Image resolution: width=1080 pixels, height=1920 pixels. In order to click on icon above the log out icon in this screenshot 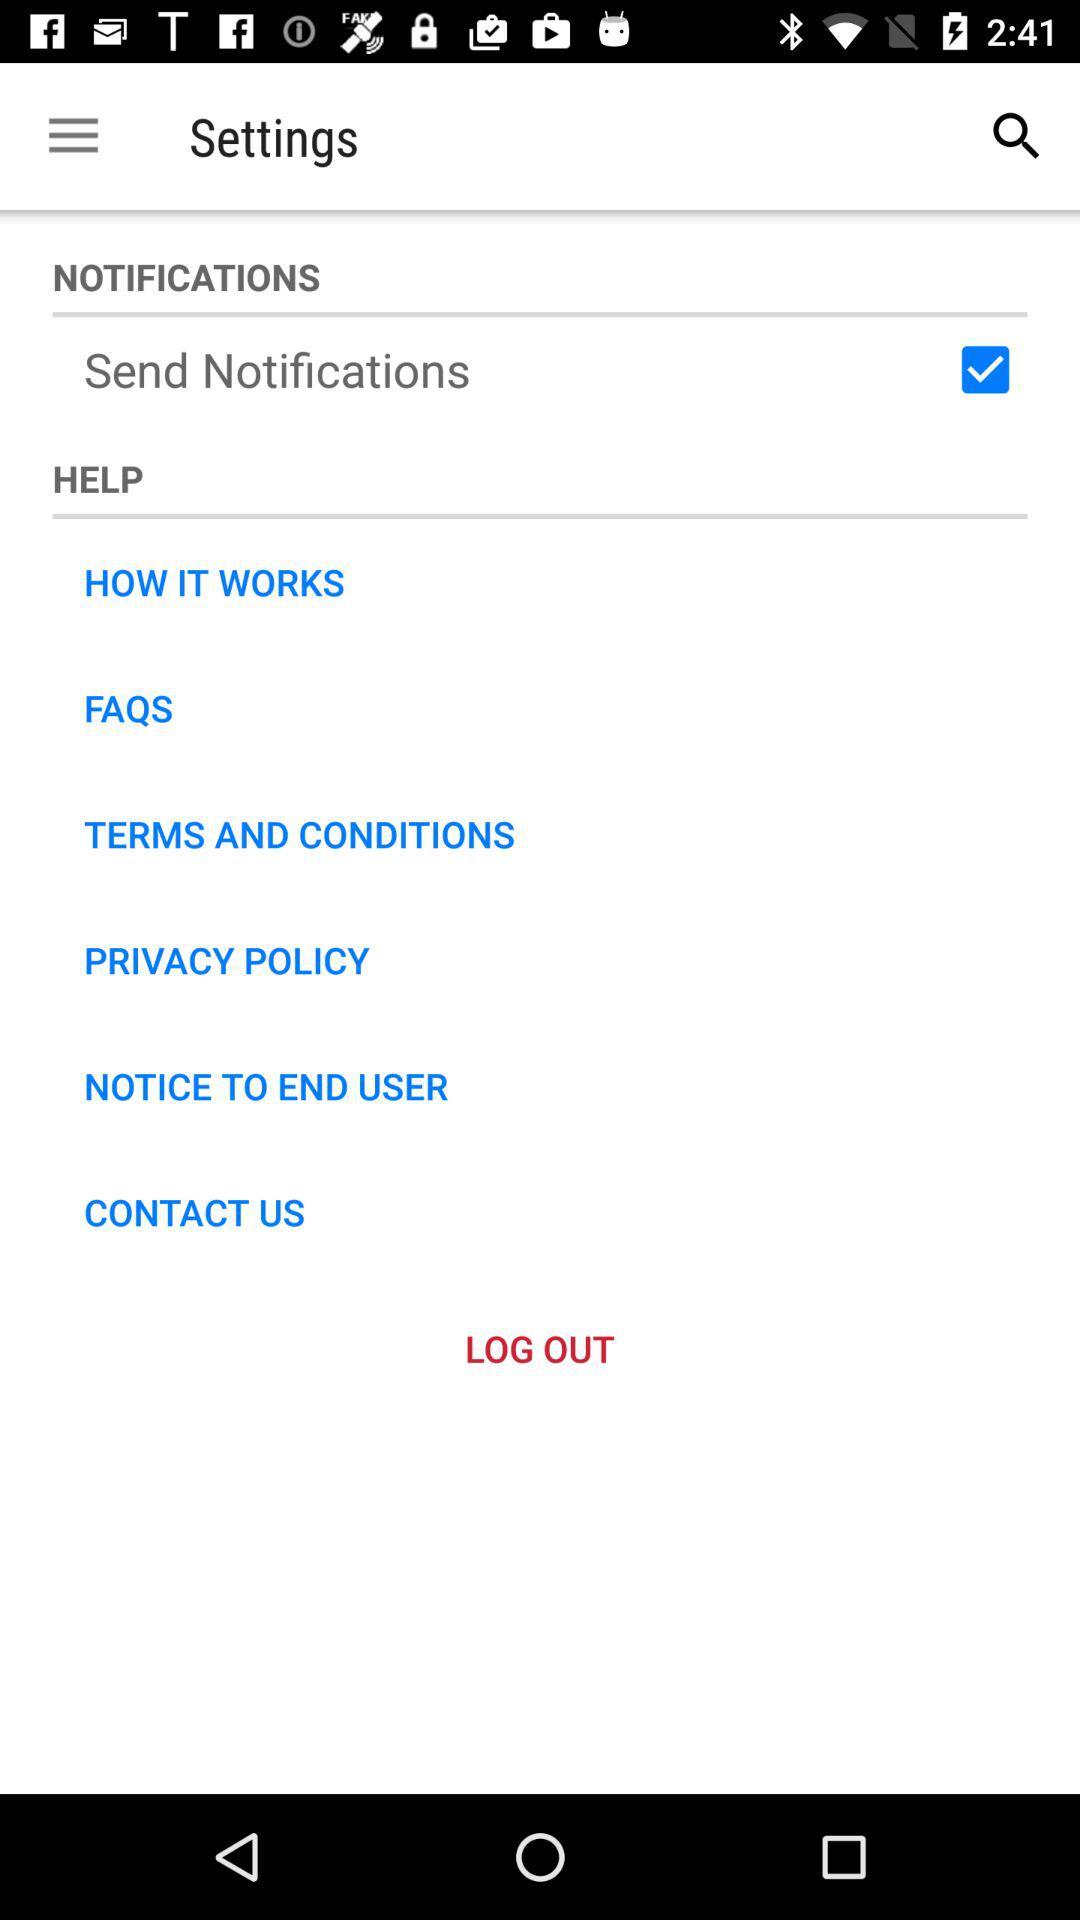, I will do `click(194, 1210)`.